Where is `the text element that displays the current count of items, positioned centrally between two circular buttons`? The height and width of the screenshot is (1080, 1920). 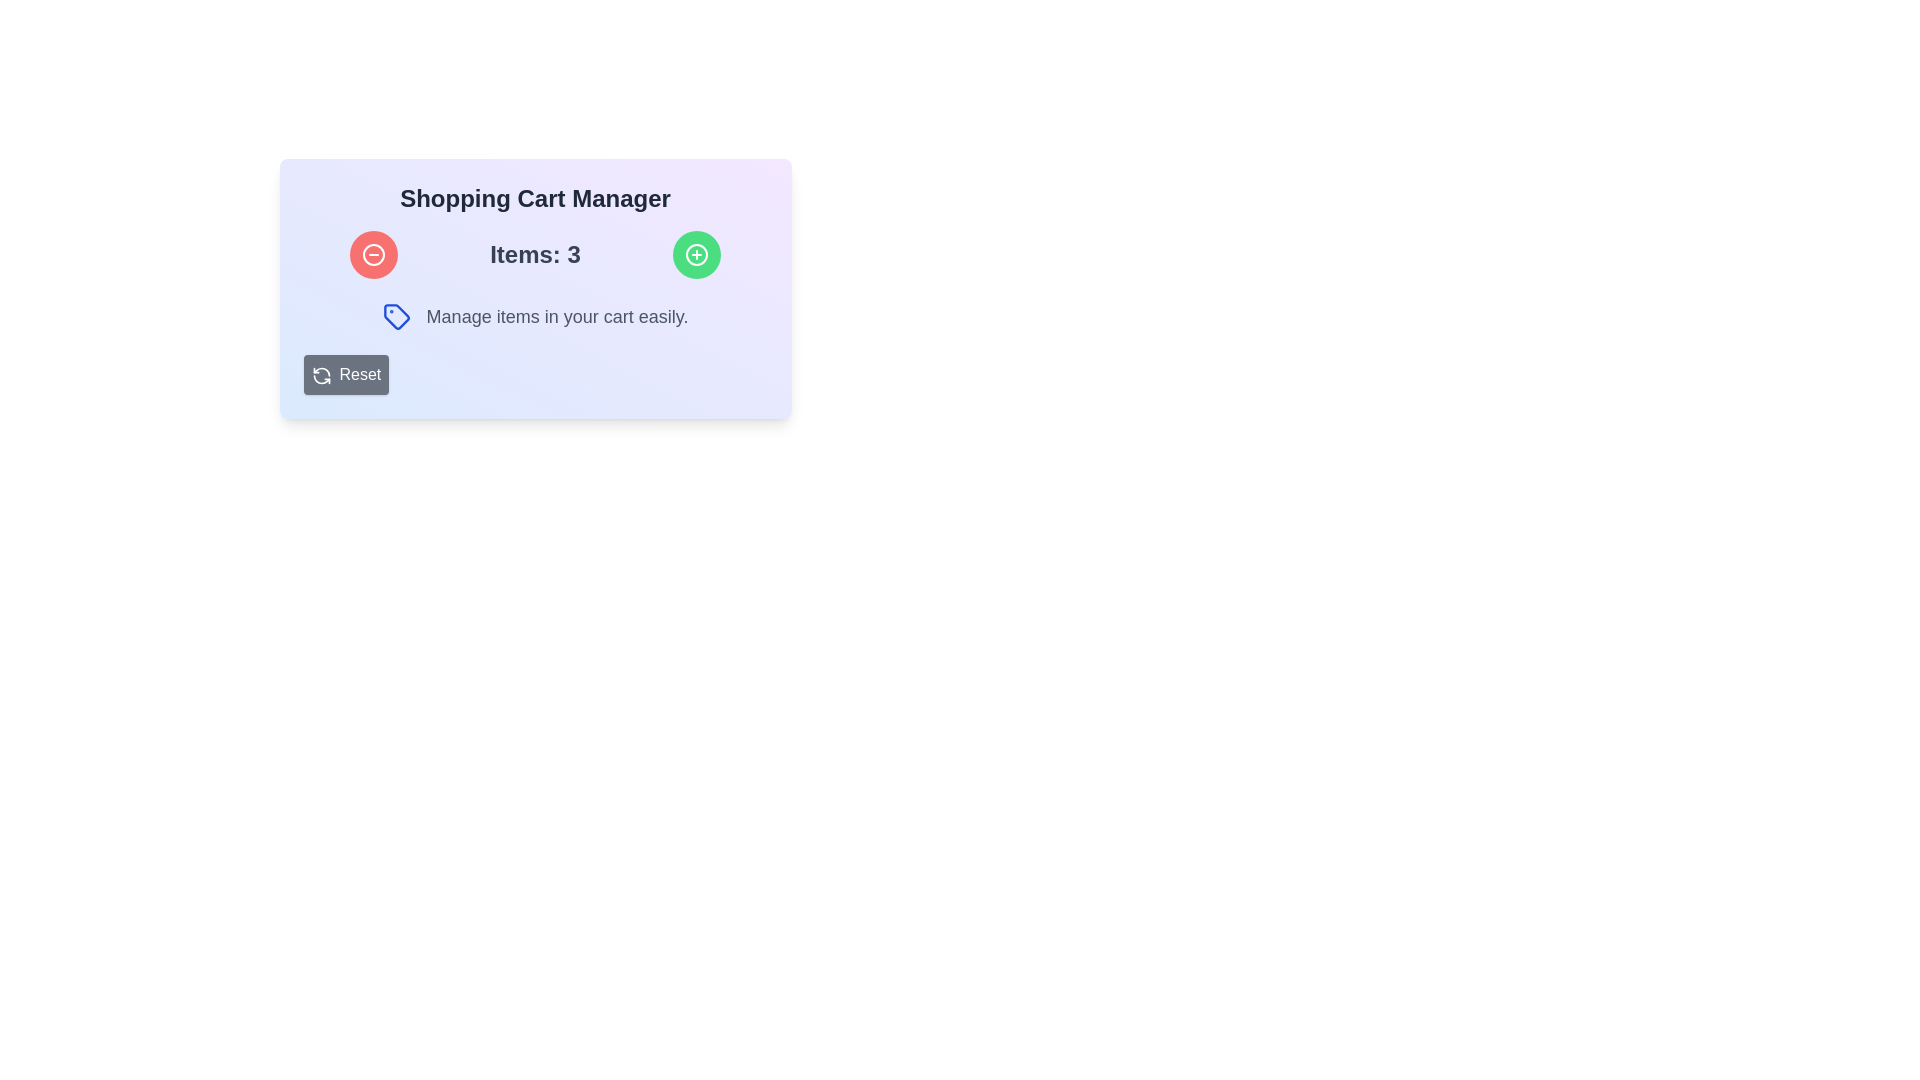 the text element that displays the current count of items, positioned centrally between two circular buttons is located at coordinates (535, 253).